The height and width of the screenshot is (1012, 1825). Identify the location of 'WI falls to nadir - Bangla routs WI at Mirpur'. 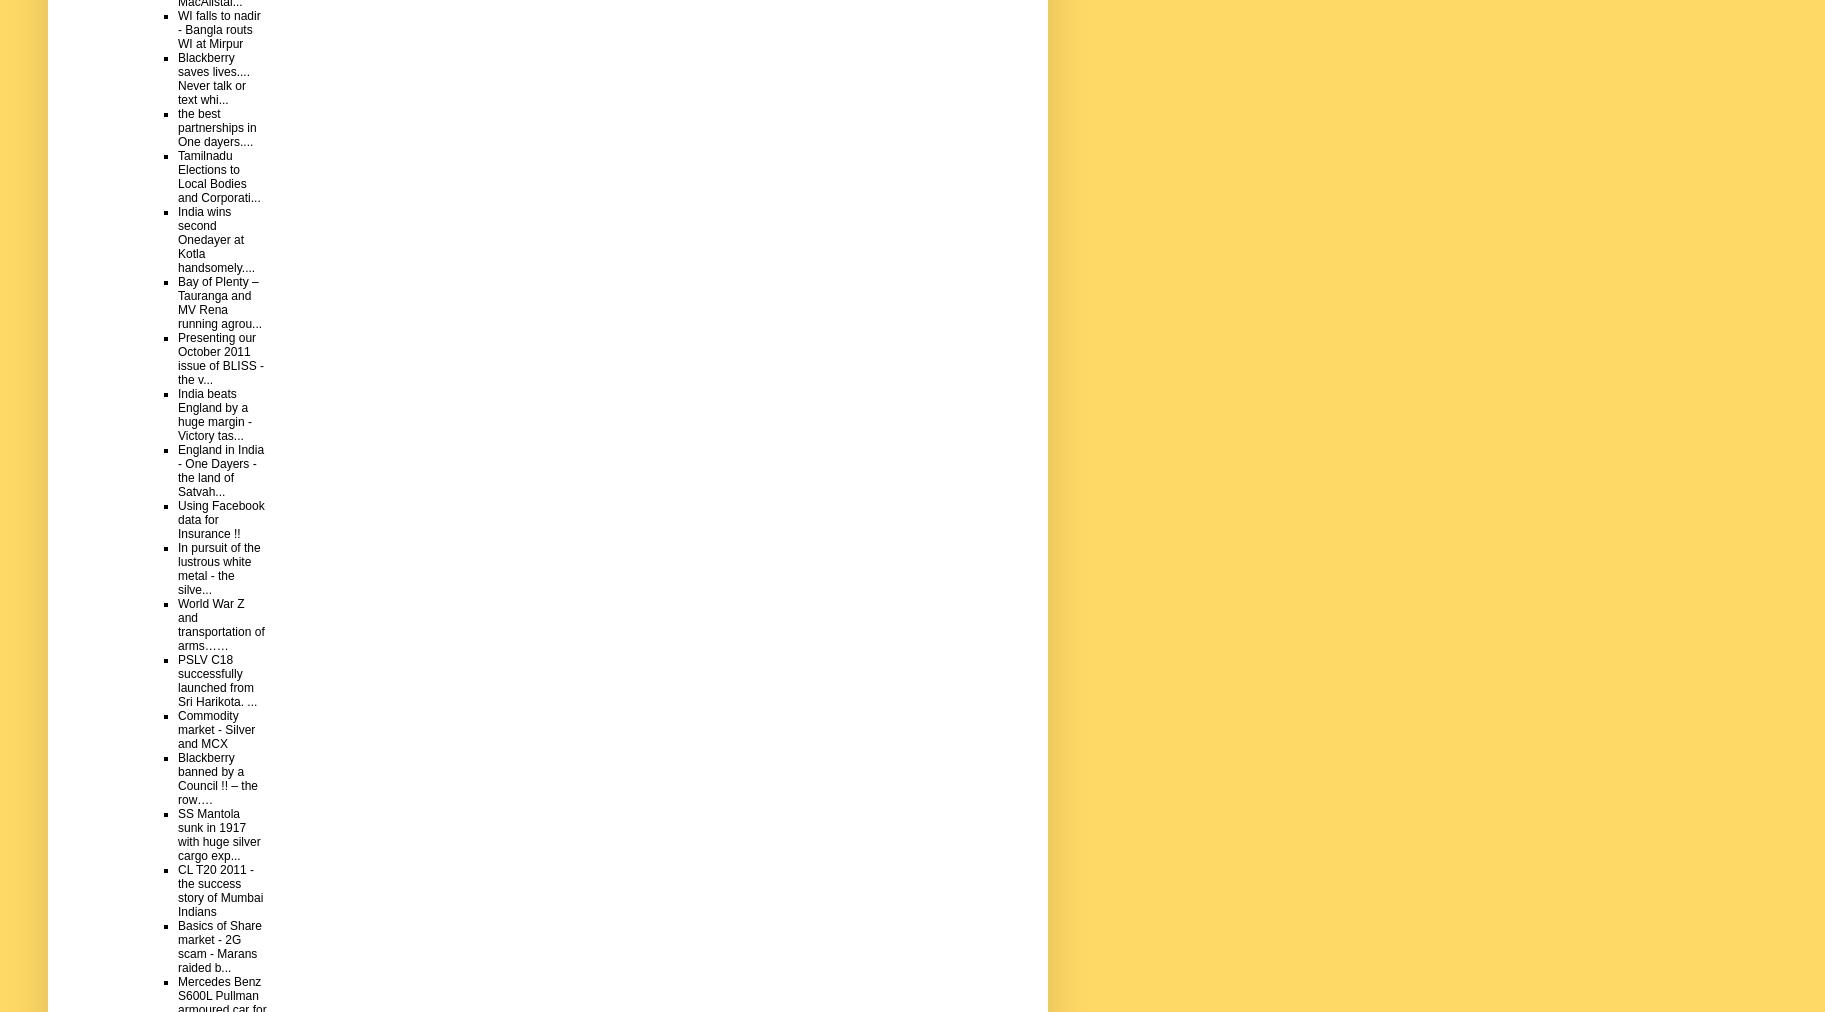
(219, 28).